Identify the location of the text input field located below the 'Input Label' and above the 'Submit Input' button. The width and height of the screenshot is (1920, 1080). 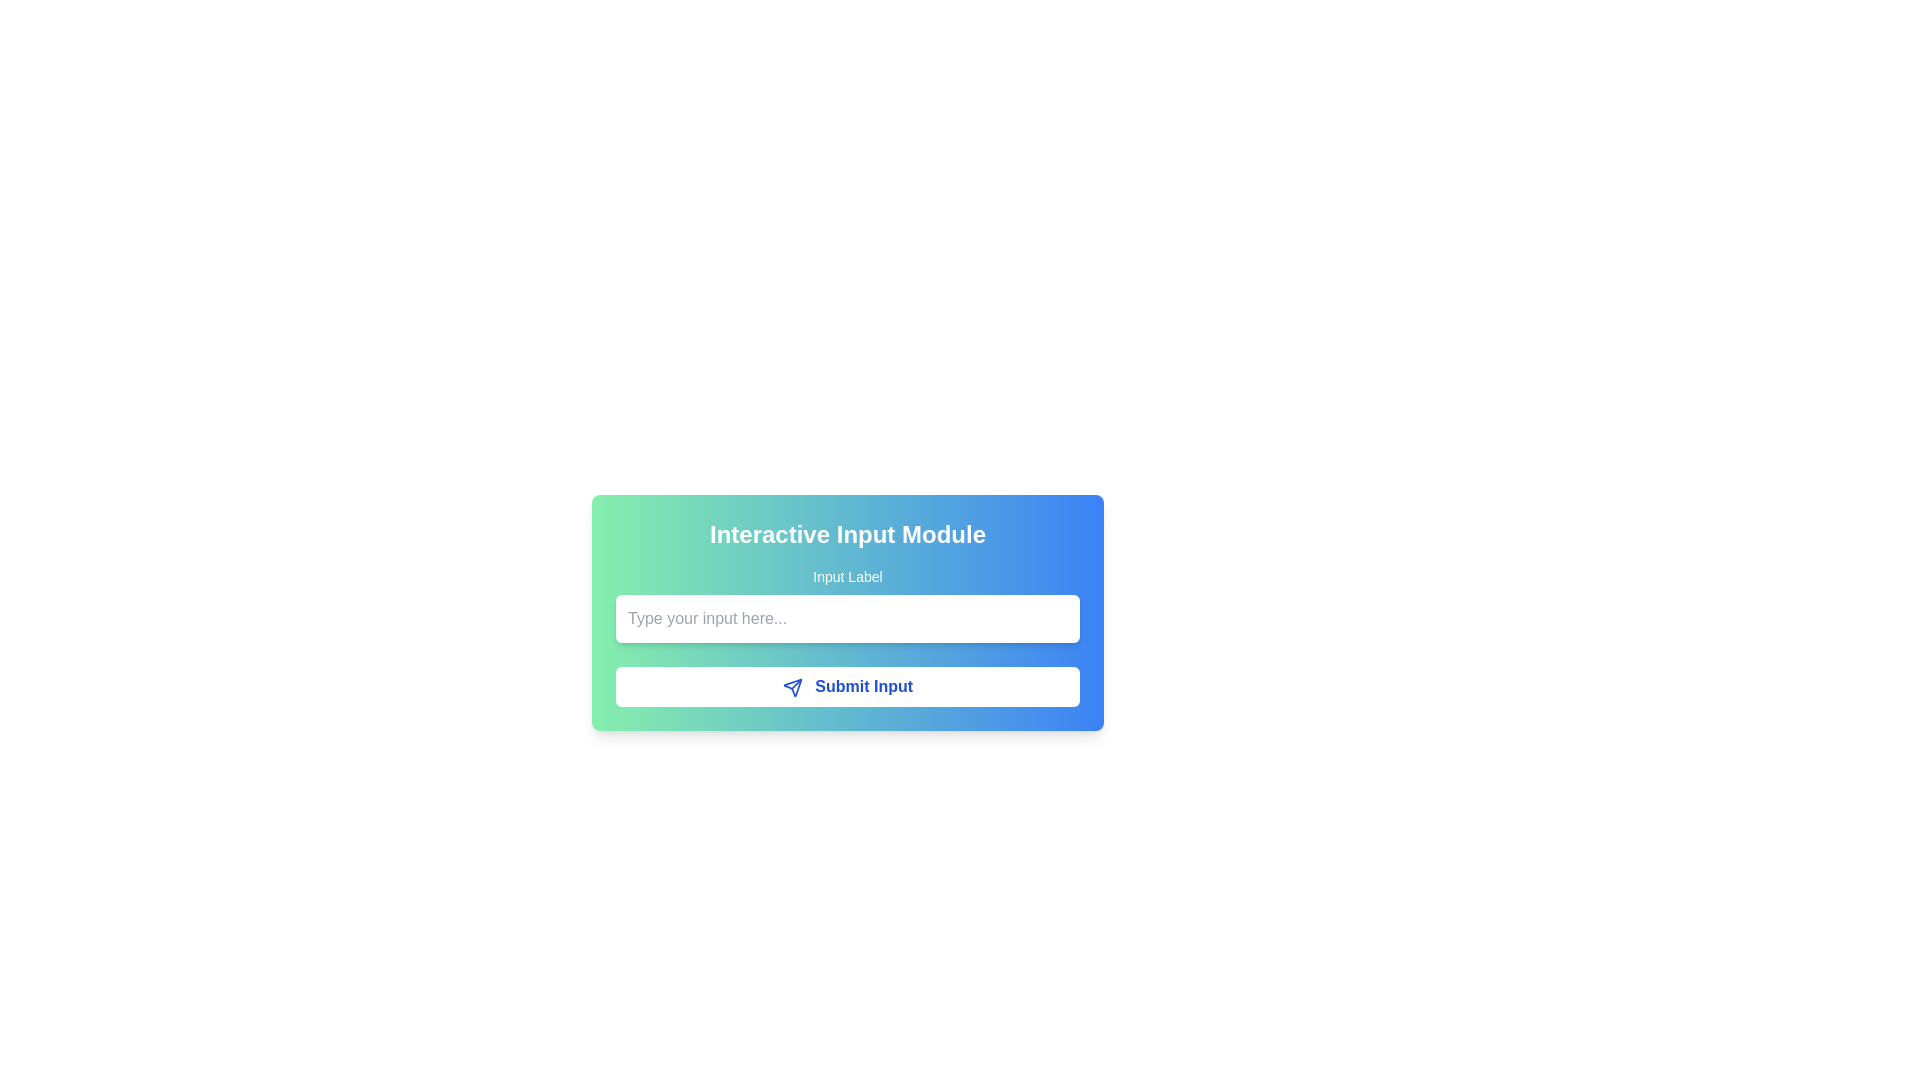
(848, 617).